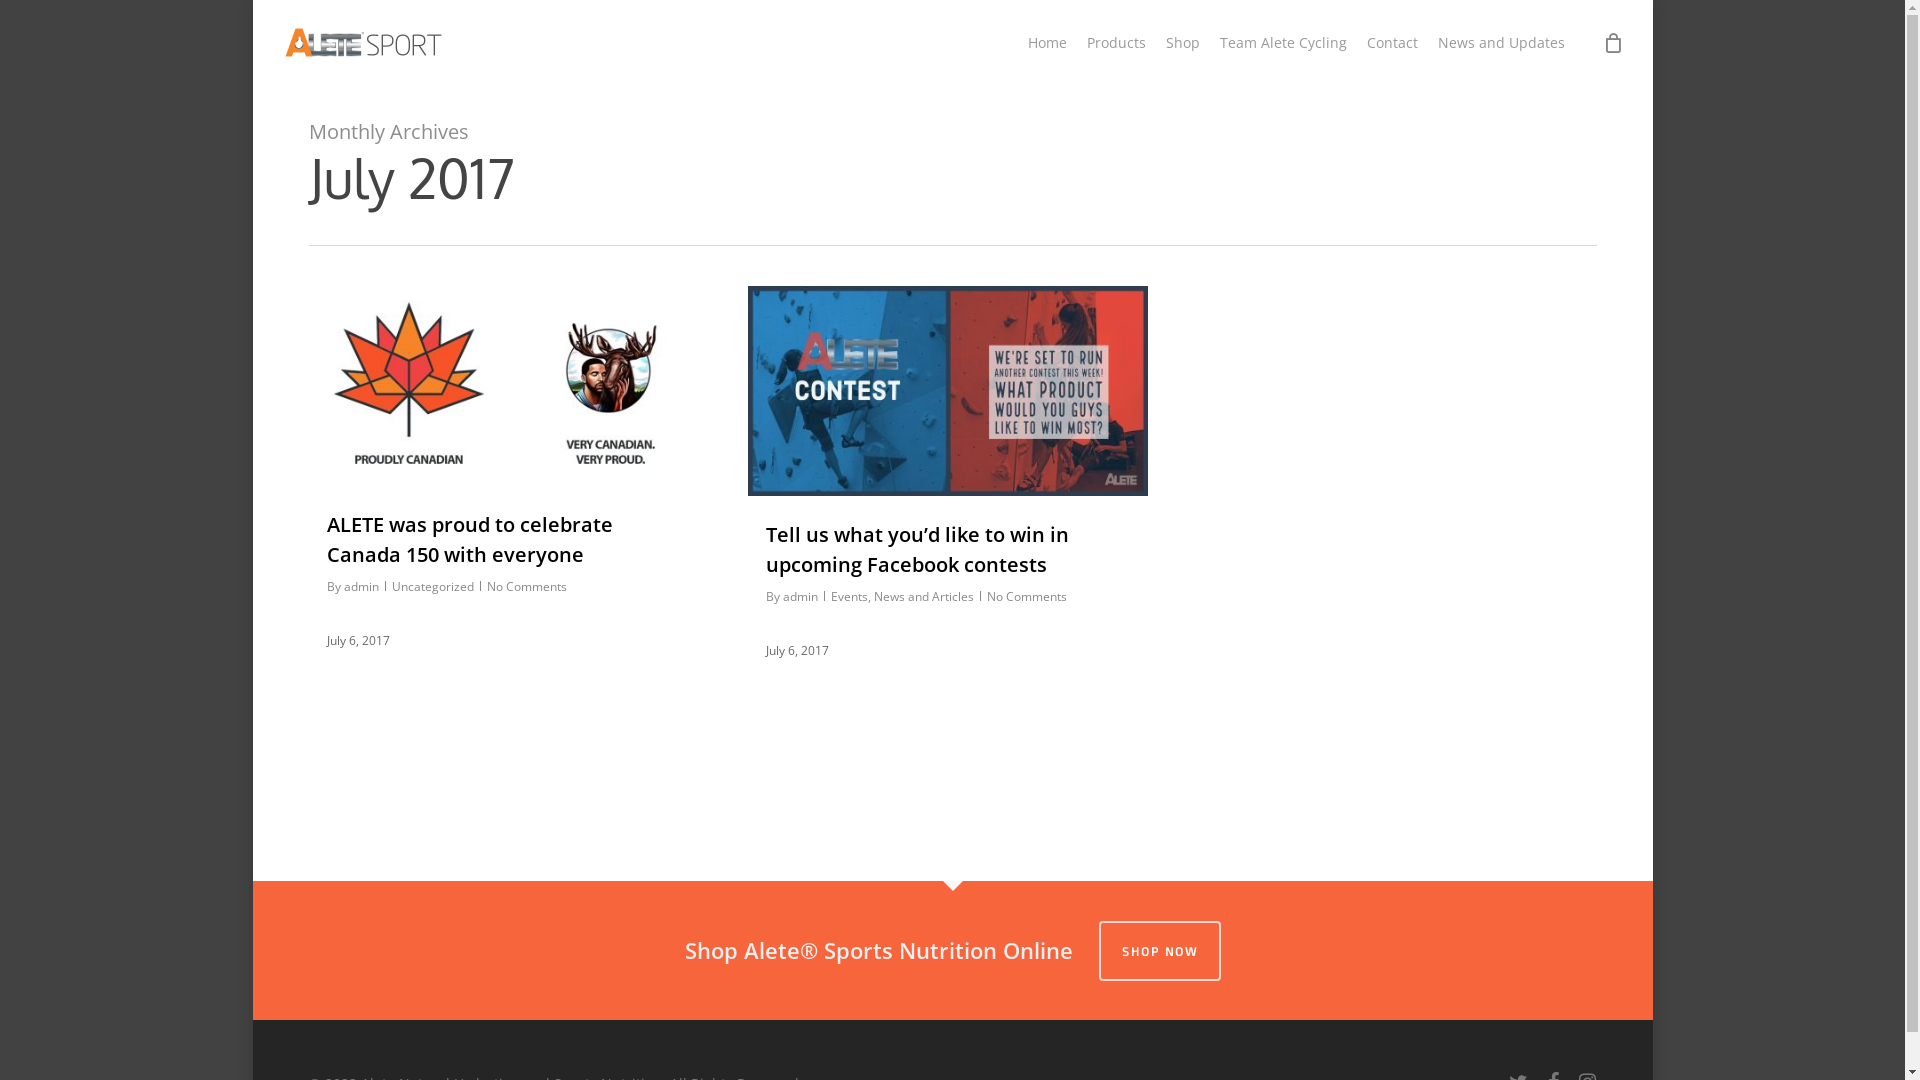 This screenshot has height=1080, width=1920. What do you see at coordinates (985, 595) in the screenshot?
I see `'No Comments'` at bounding box center [985, 595].